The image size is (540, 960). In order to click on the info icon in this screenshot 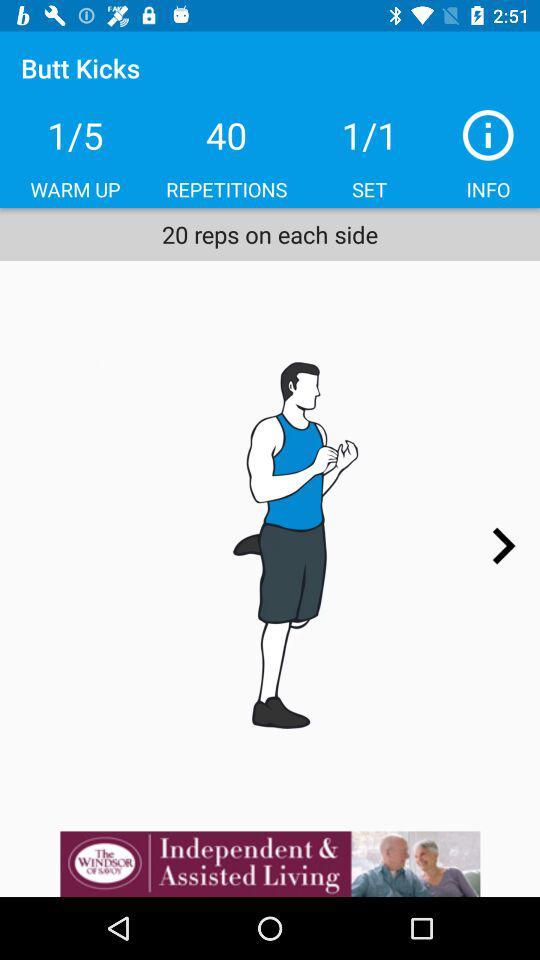, I will do `click(487, 134)`.